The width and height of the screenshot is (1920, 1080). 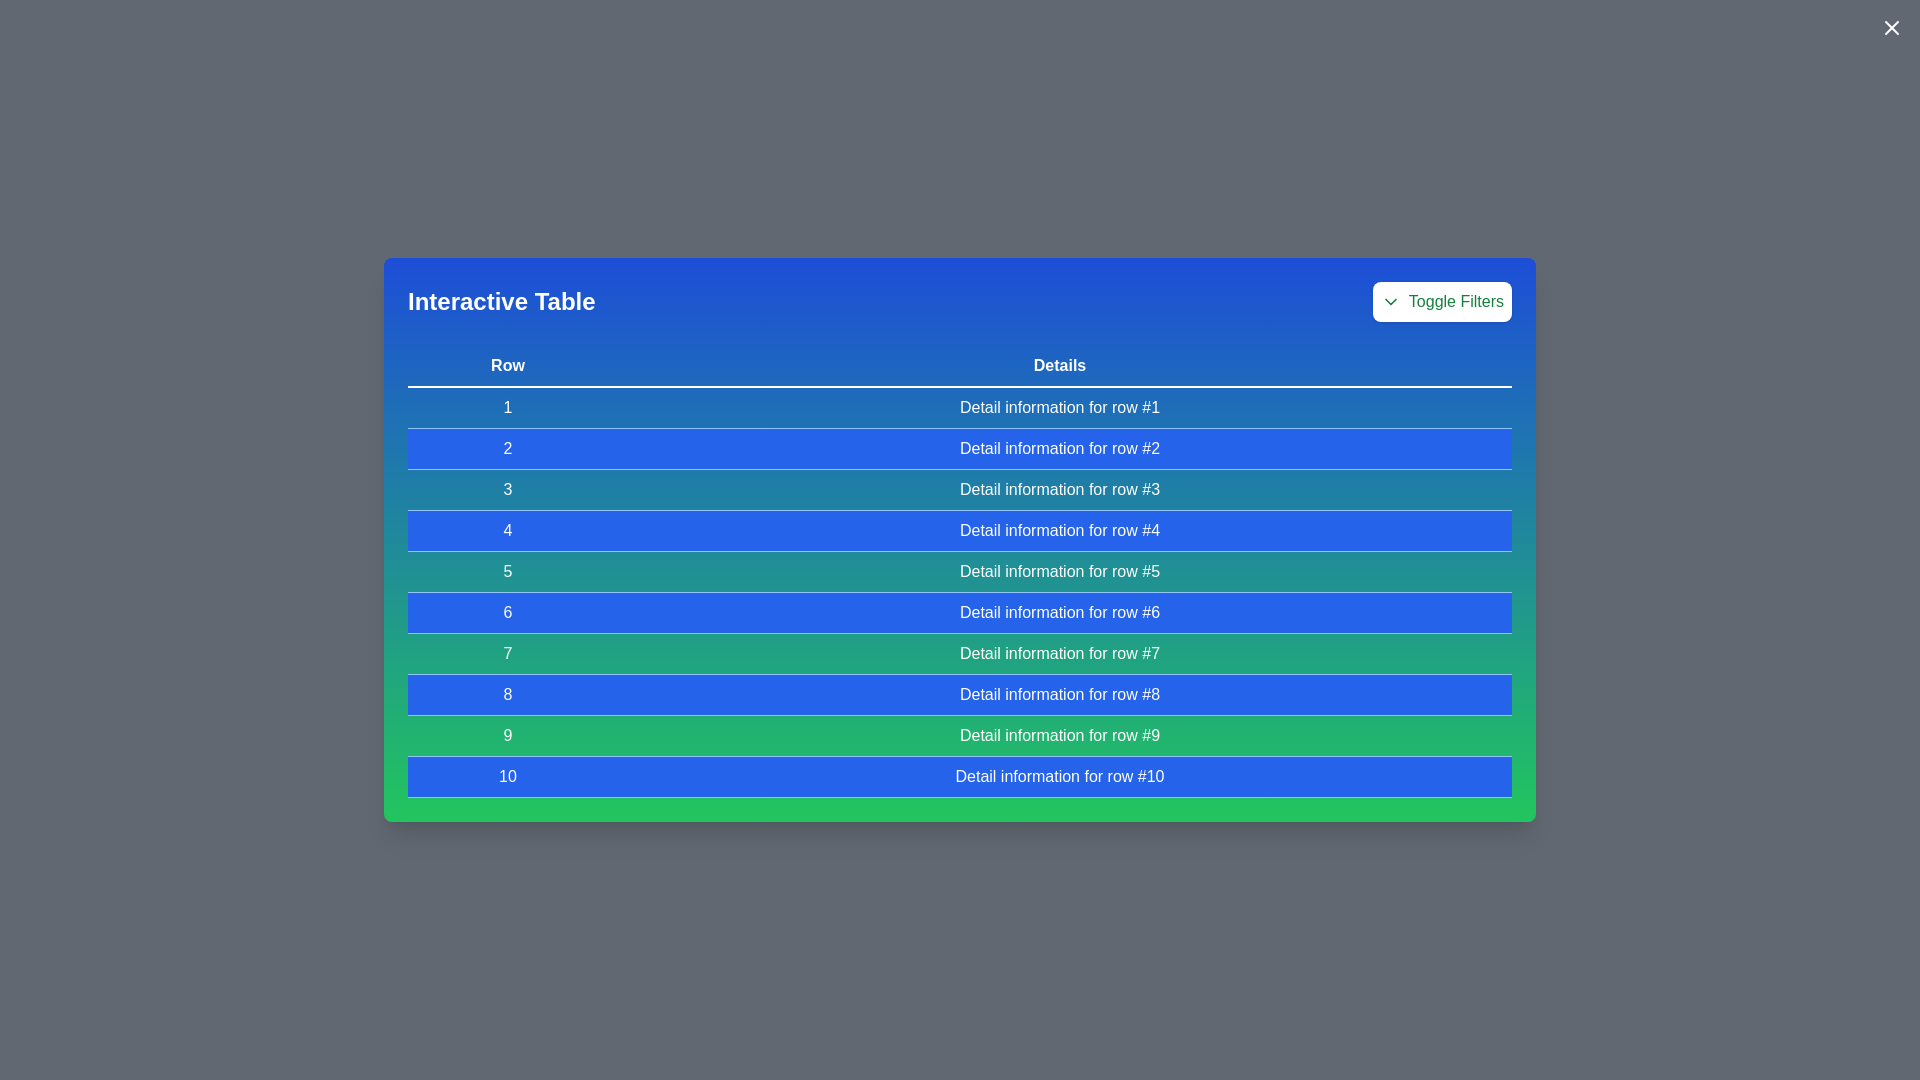 What do you see at coordinates (1441, 301) in the screenshot?
I see `the 'Toggle Filters' button to toggle the visibility of the filters` at bounding box center [1441, 301].